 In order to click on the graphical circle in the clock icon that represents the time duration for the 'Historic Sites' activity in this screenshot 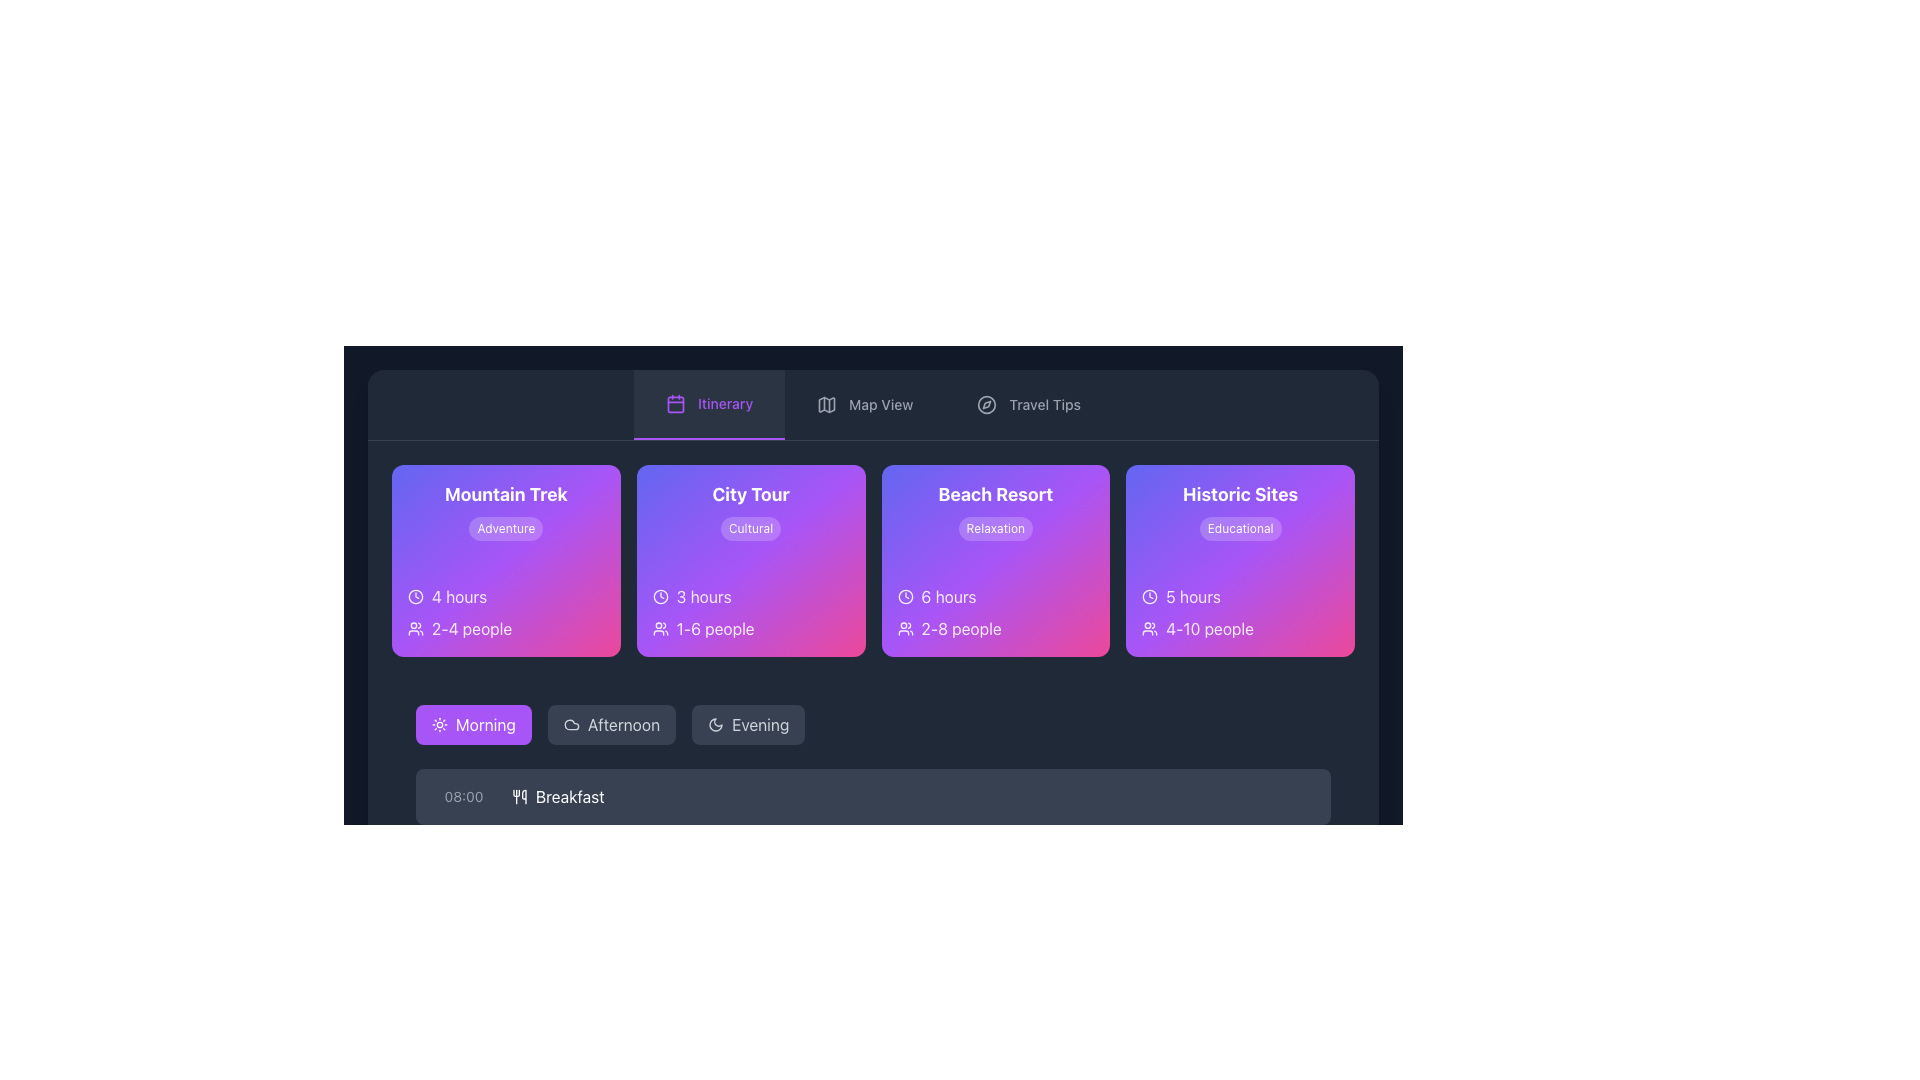, I will do `click(1150, 596)`.